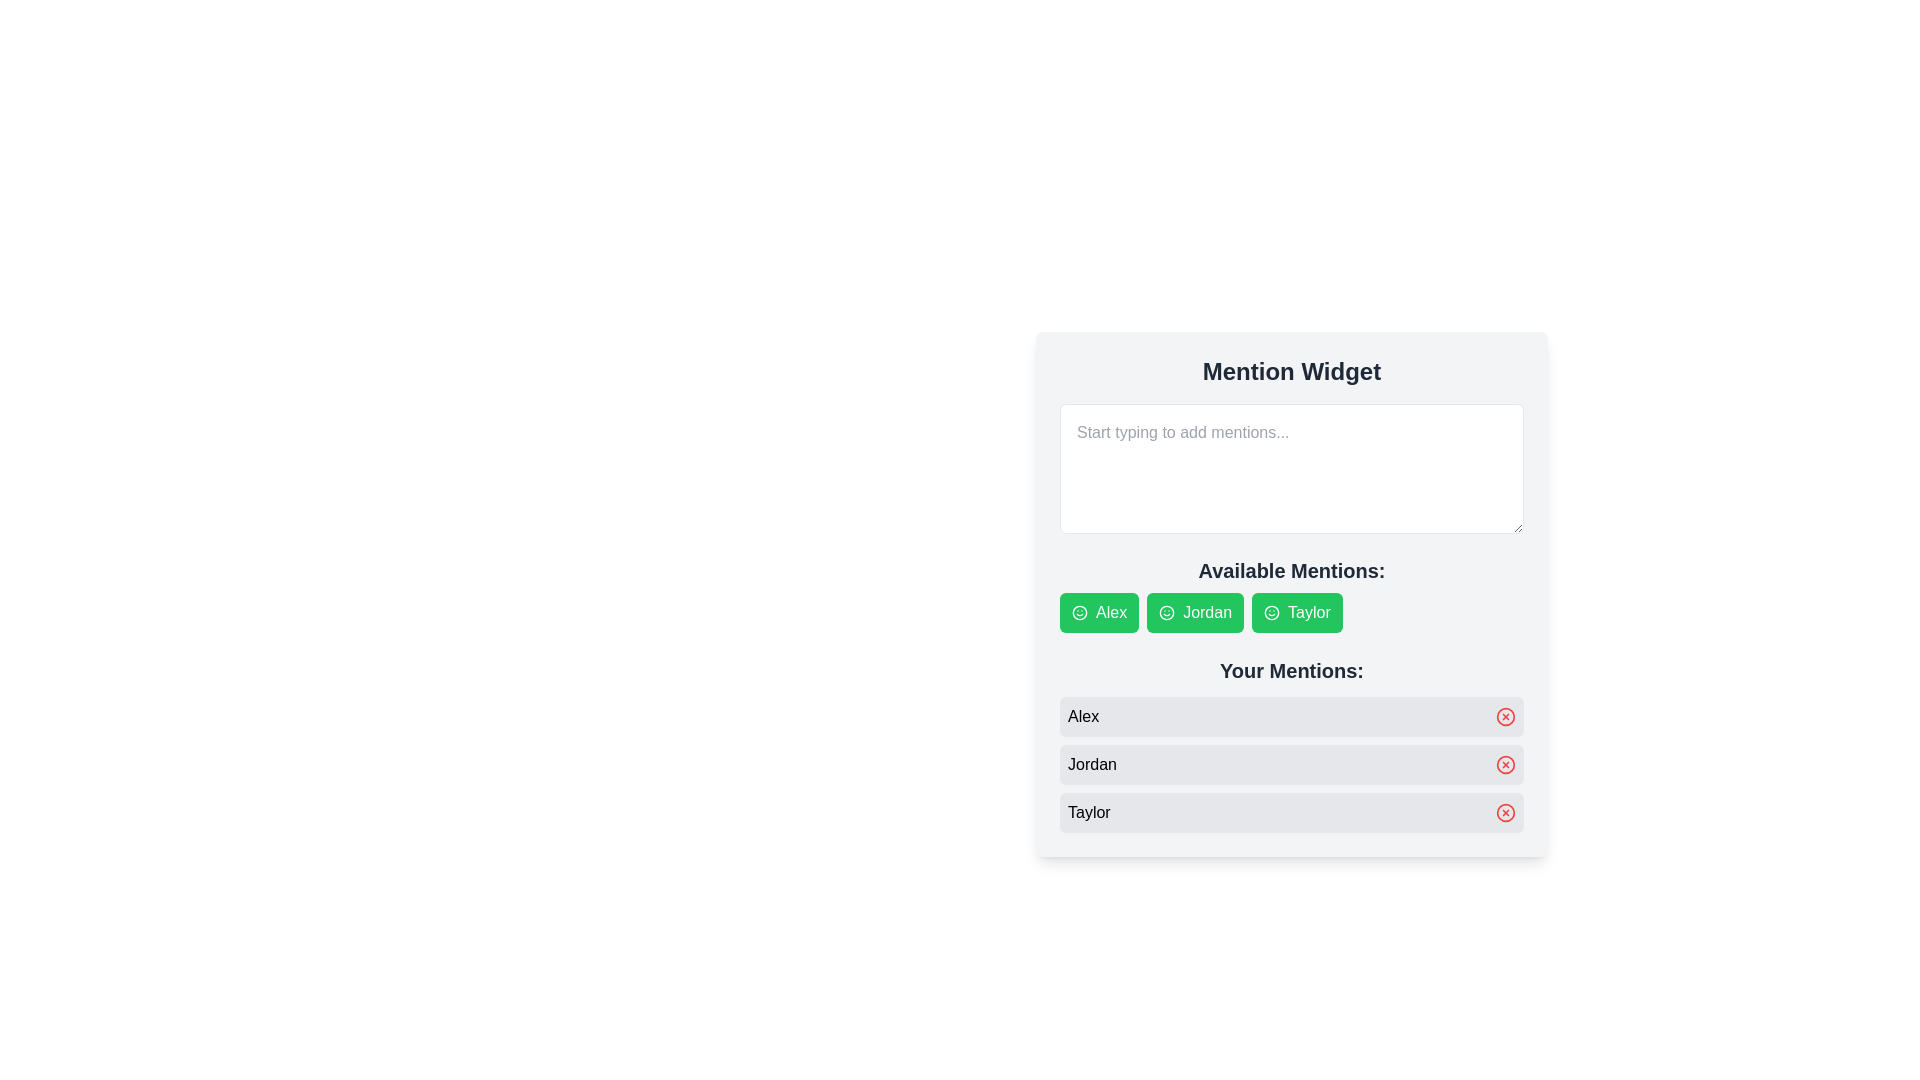  What do you see at coordinates (1506, 716) in the screenshot?
I see `the Close button, a circular red-bordered SVG element with a cross symbol, located at the end of the 'Your Mentions' list for 'Alex'` at bounding box center [1506, 716].